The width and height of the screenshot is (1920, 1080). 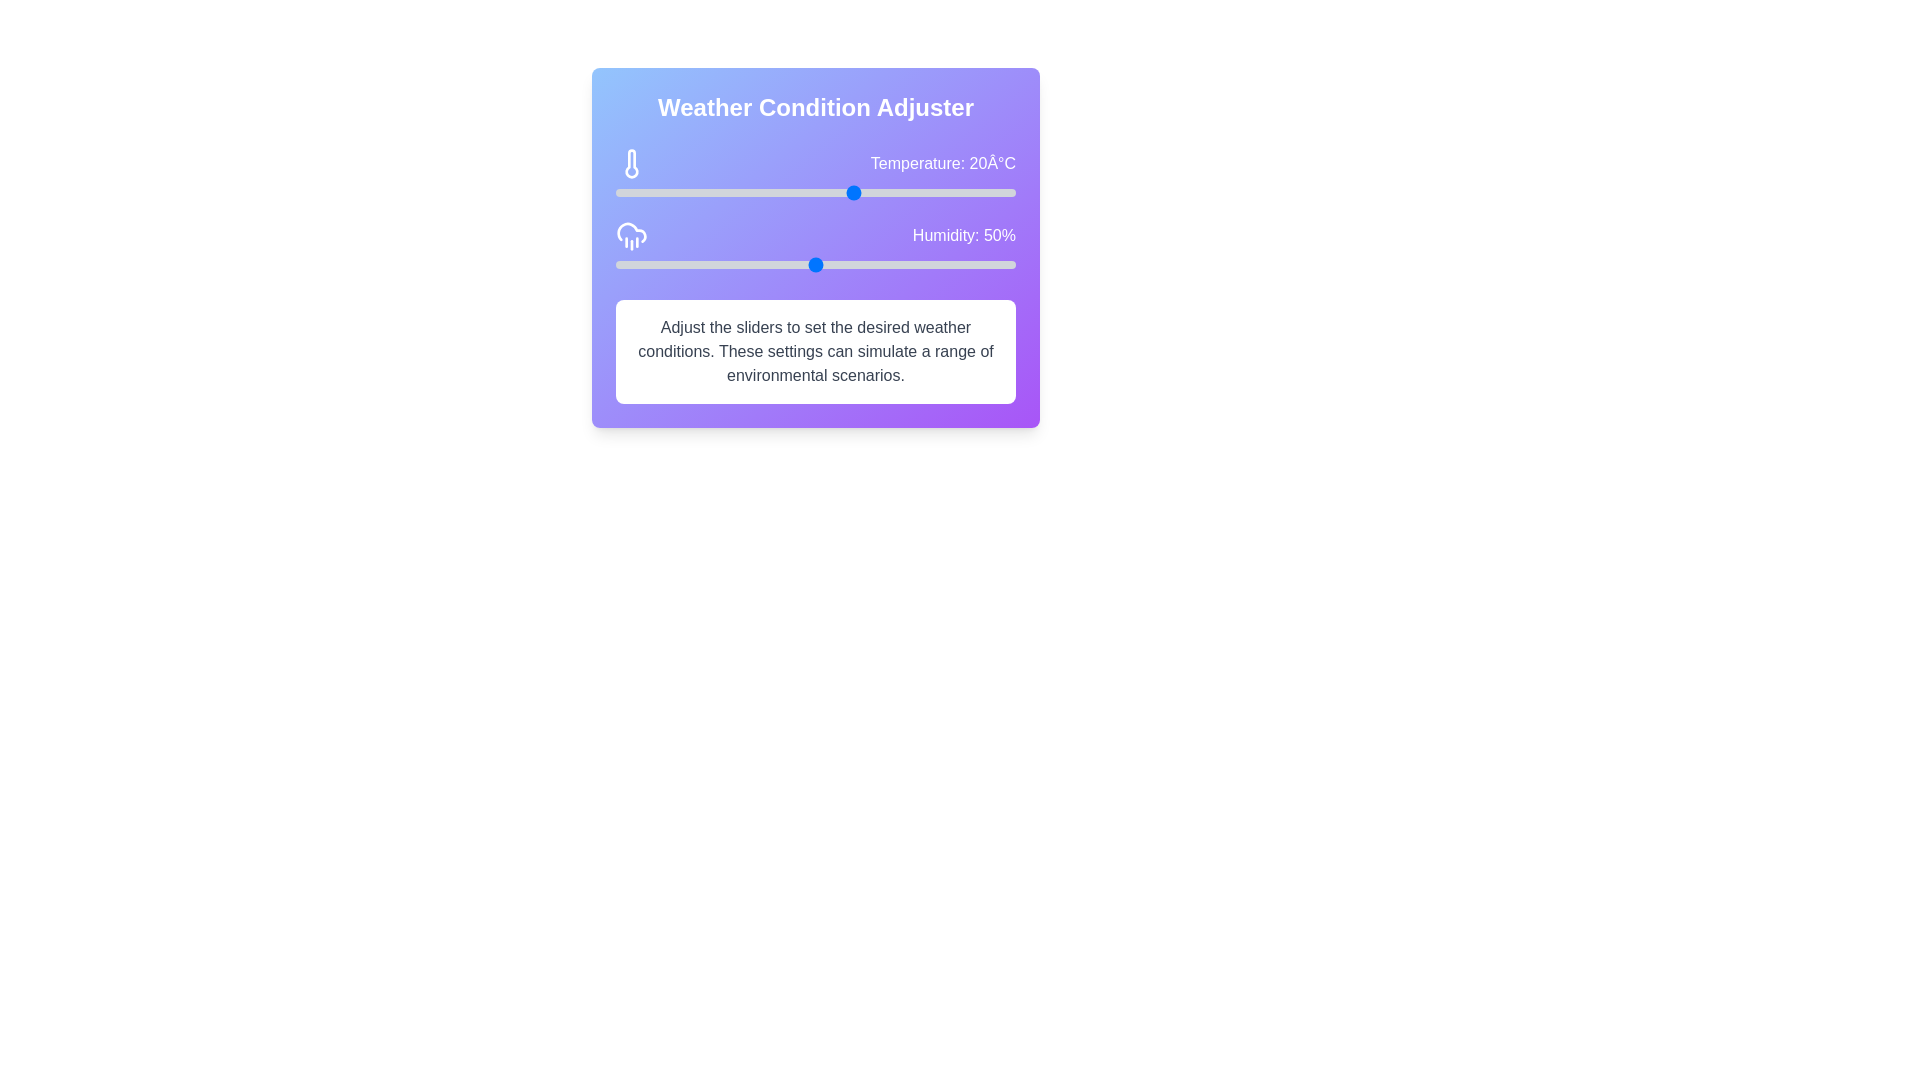 What do you see at coordinates (919, 264) in the screenshot?
I see `the humidity slider to set the value to 76%` at bounding box center [919, 264].